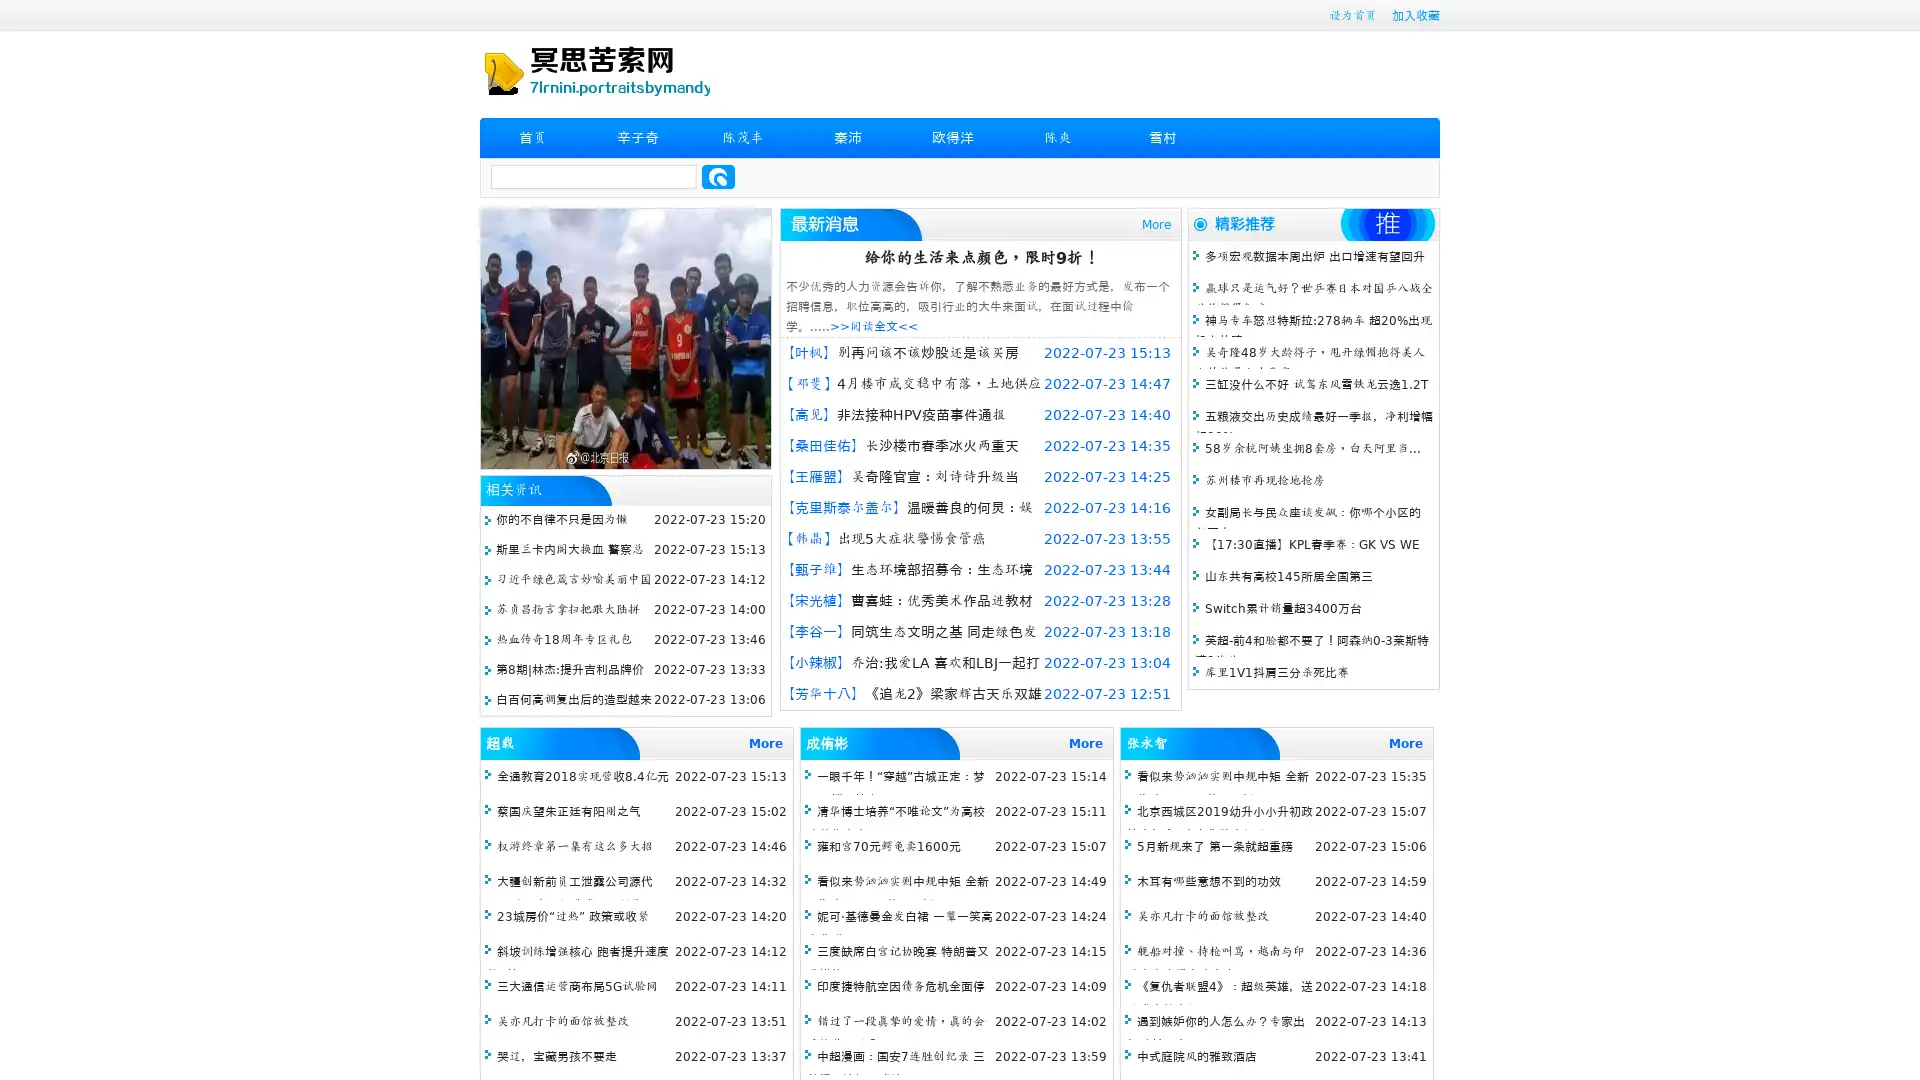 Image resolution: width=1920 pixels, height=1080 pixels. What do you see at coordinates (718, 176) in the screenshot?
I see `Search` at bounding box center [718, 176].